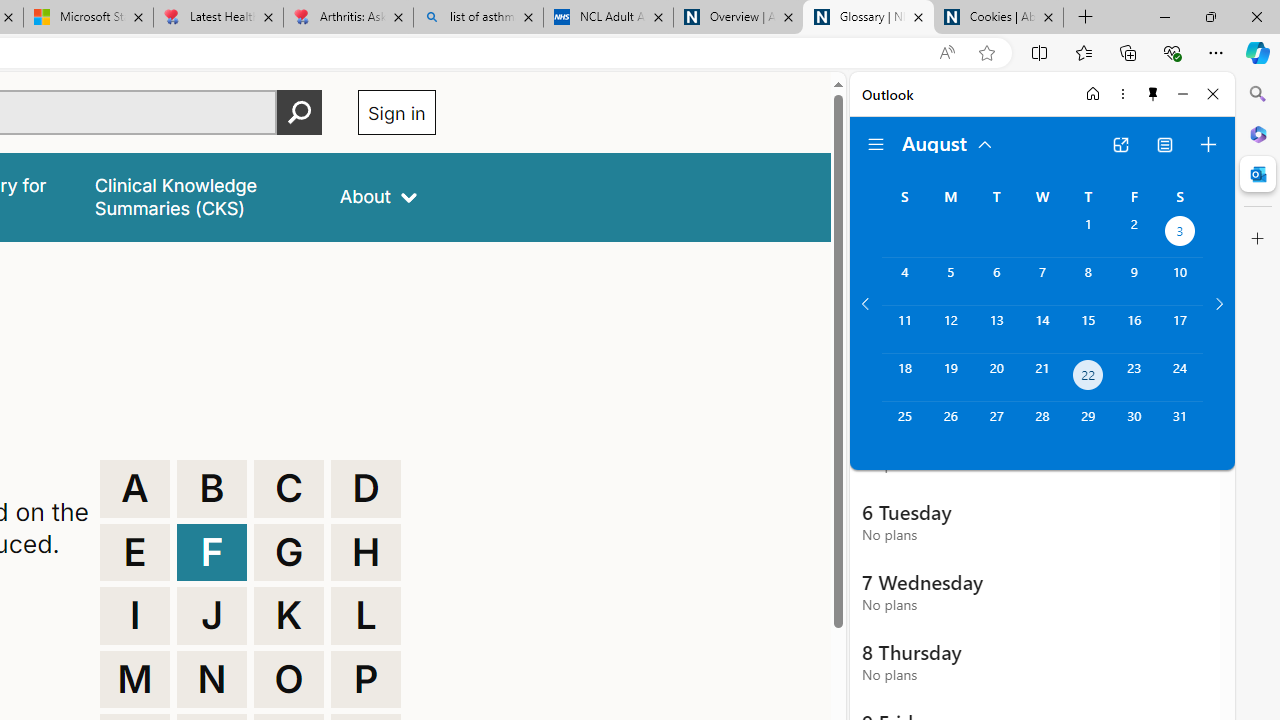 Image resolution: width=1280 pixels, height=720 pixels. I want to click on 'August', so click(947, 141).